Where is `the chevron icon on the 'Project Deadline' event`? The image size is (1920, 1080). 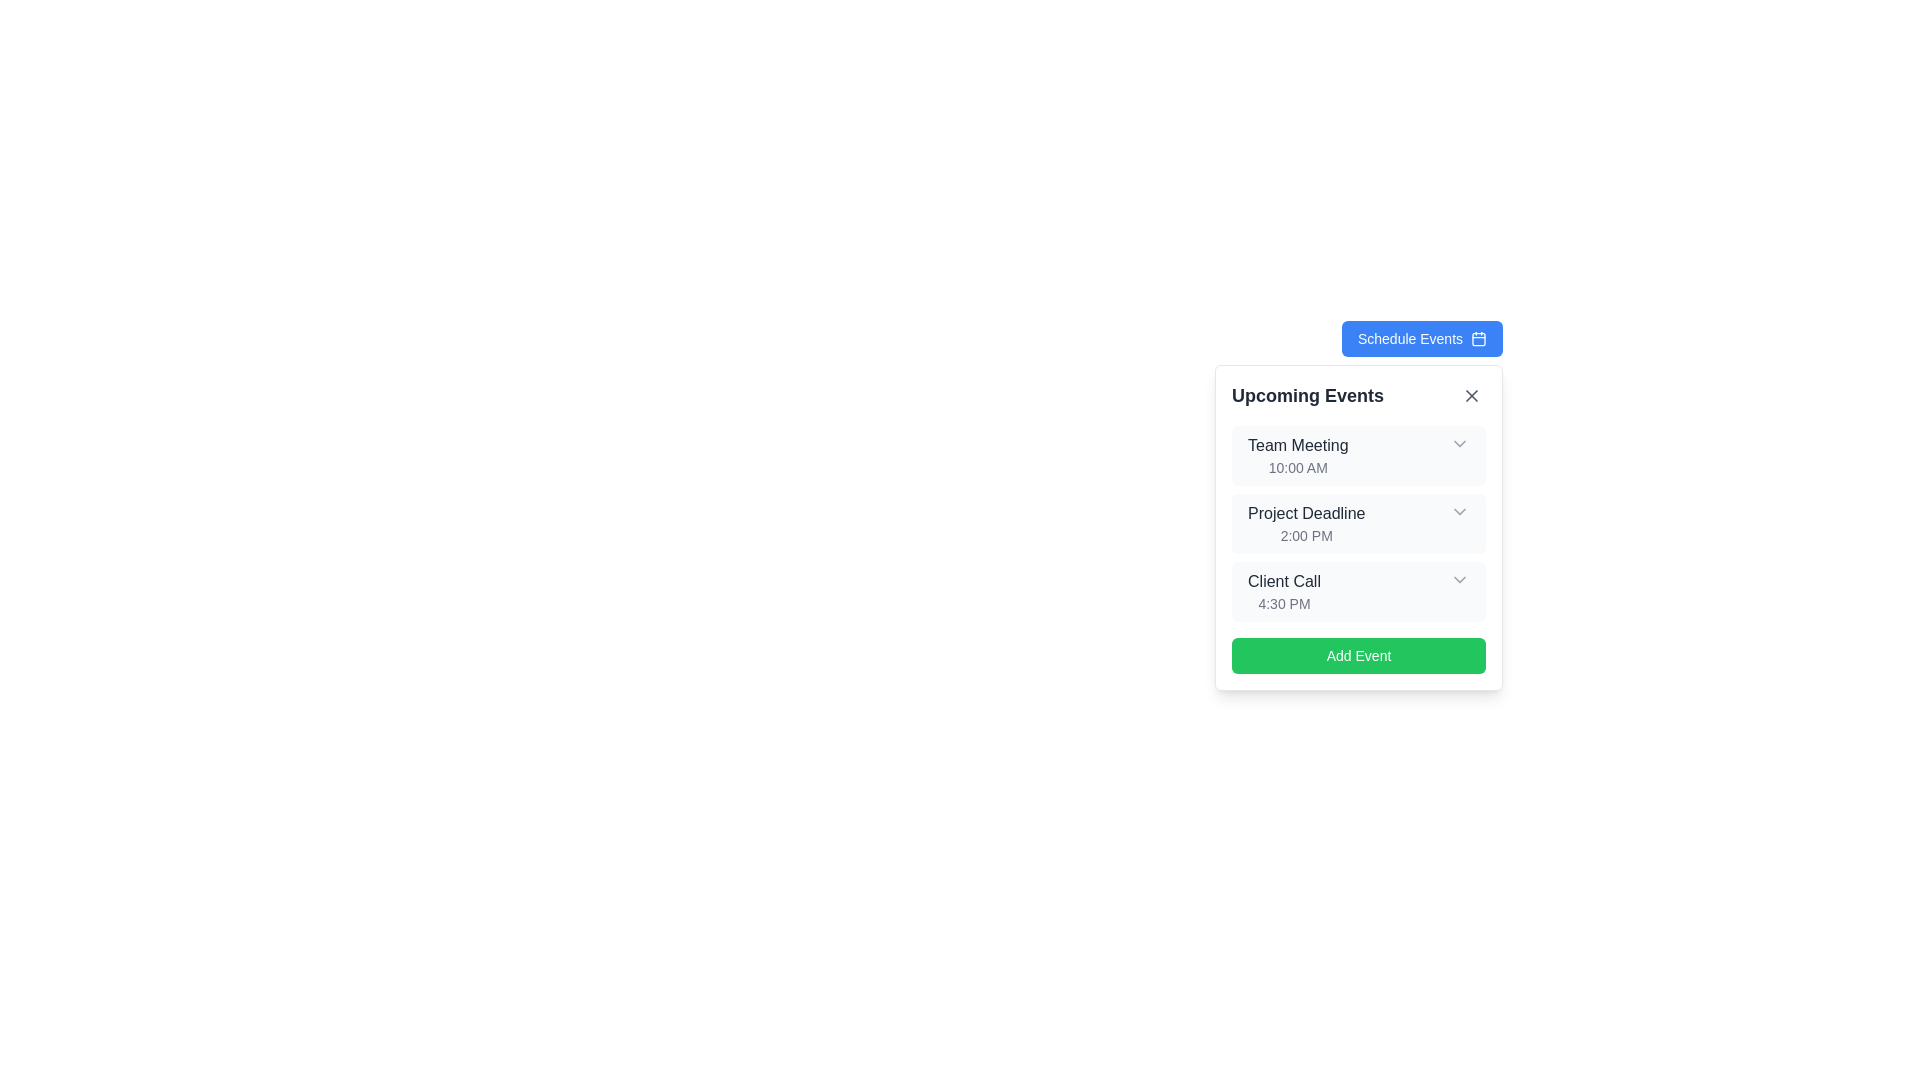 the chevron icon on the 'Project Deadline' event is located at coordinates (1358, 523).